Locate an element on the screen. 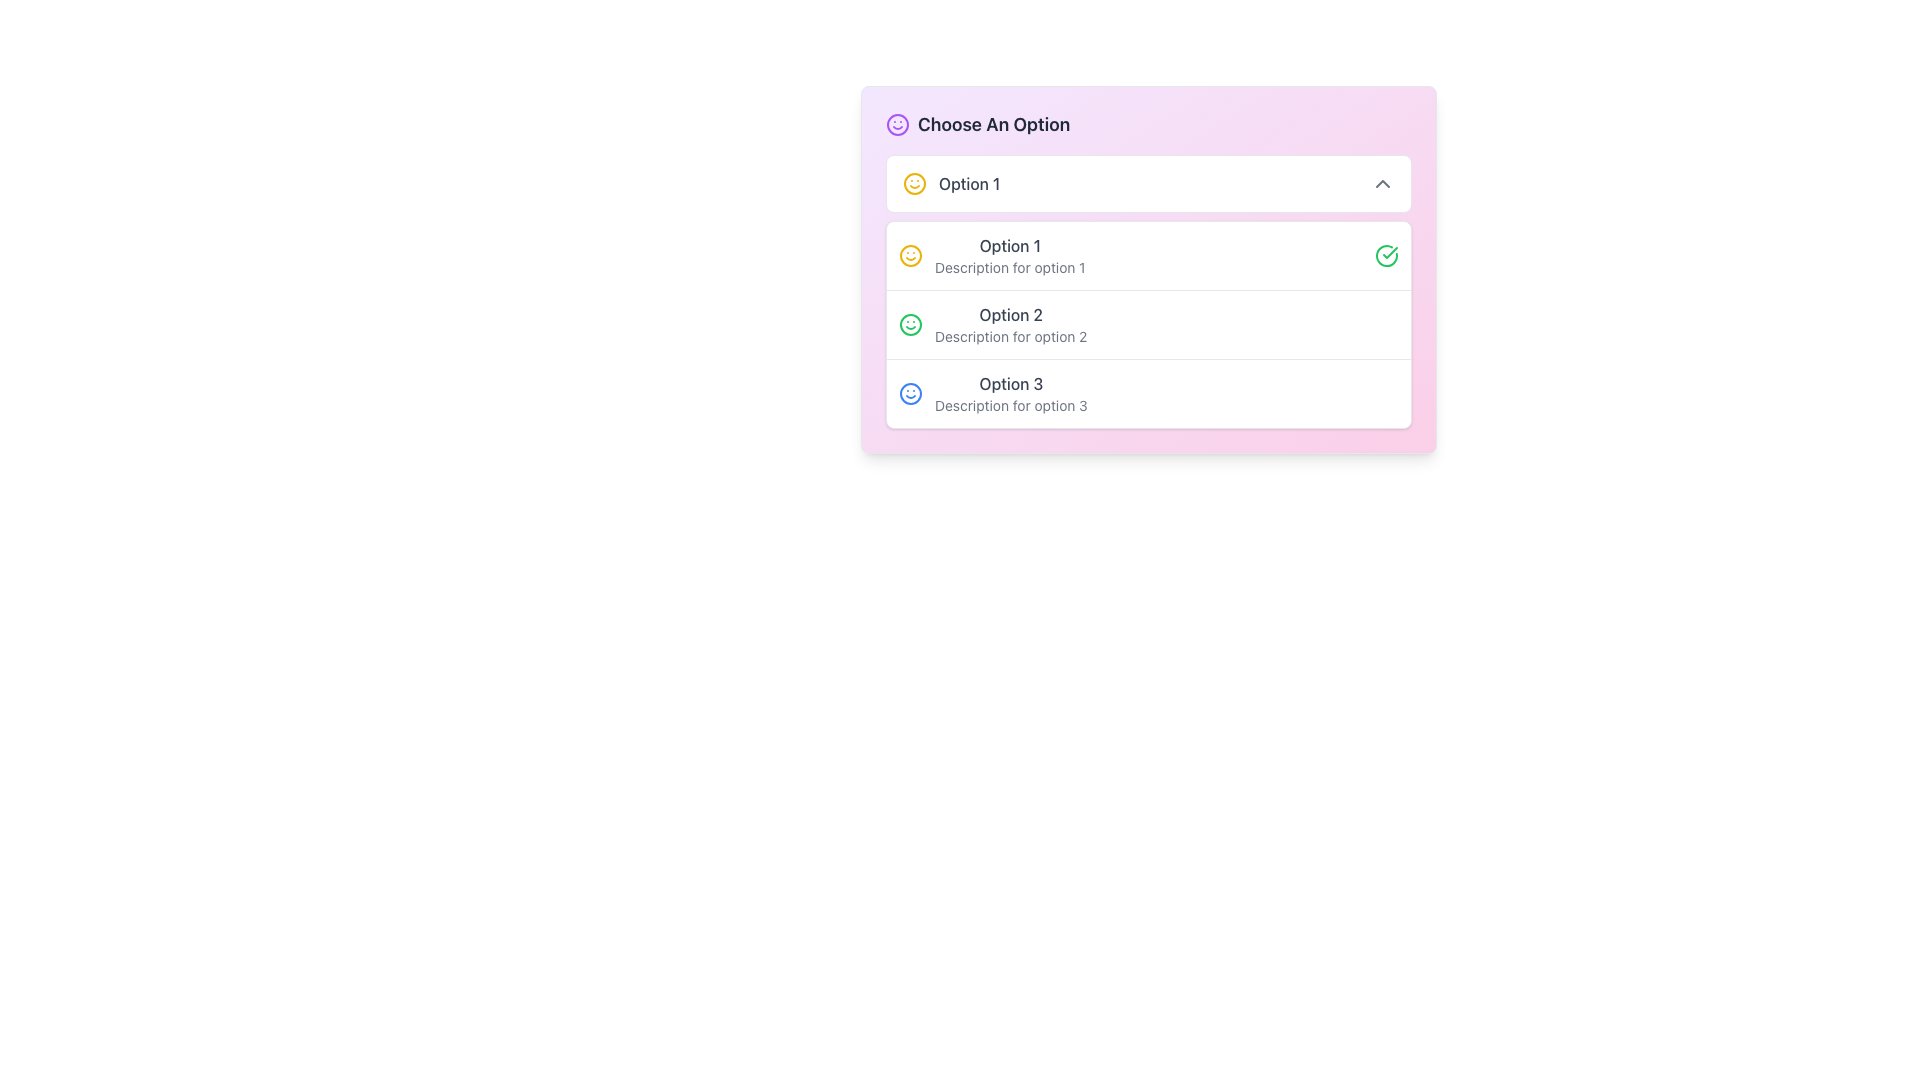  the text label for the first option in the 'Choose An Option' selection list, which is positioned above the description text 'Description for option 1' and adjacent to a yellow emoji icon is located at coordinates (1010, 245).